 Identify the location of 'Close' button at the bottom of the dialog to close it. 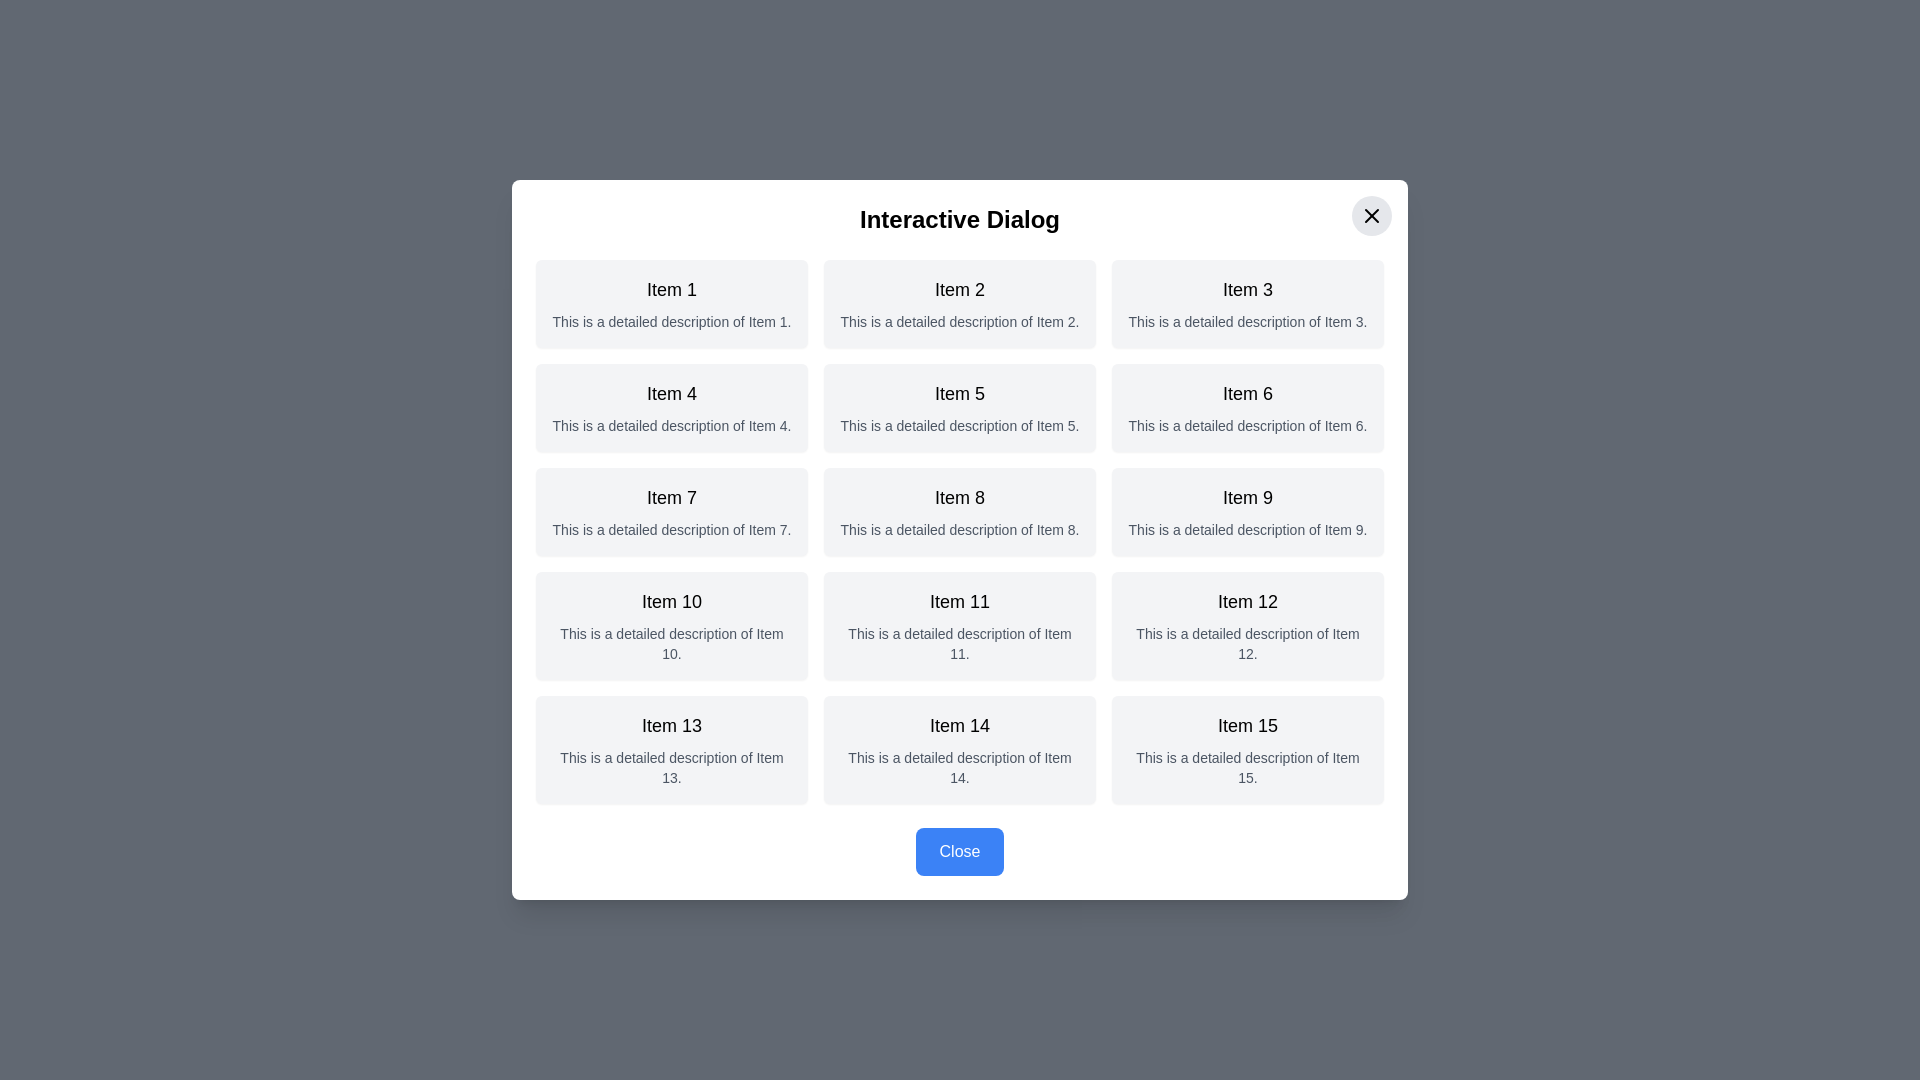
(960, 852).